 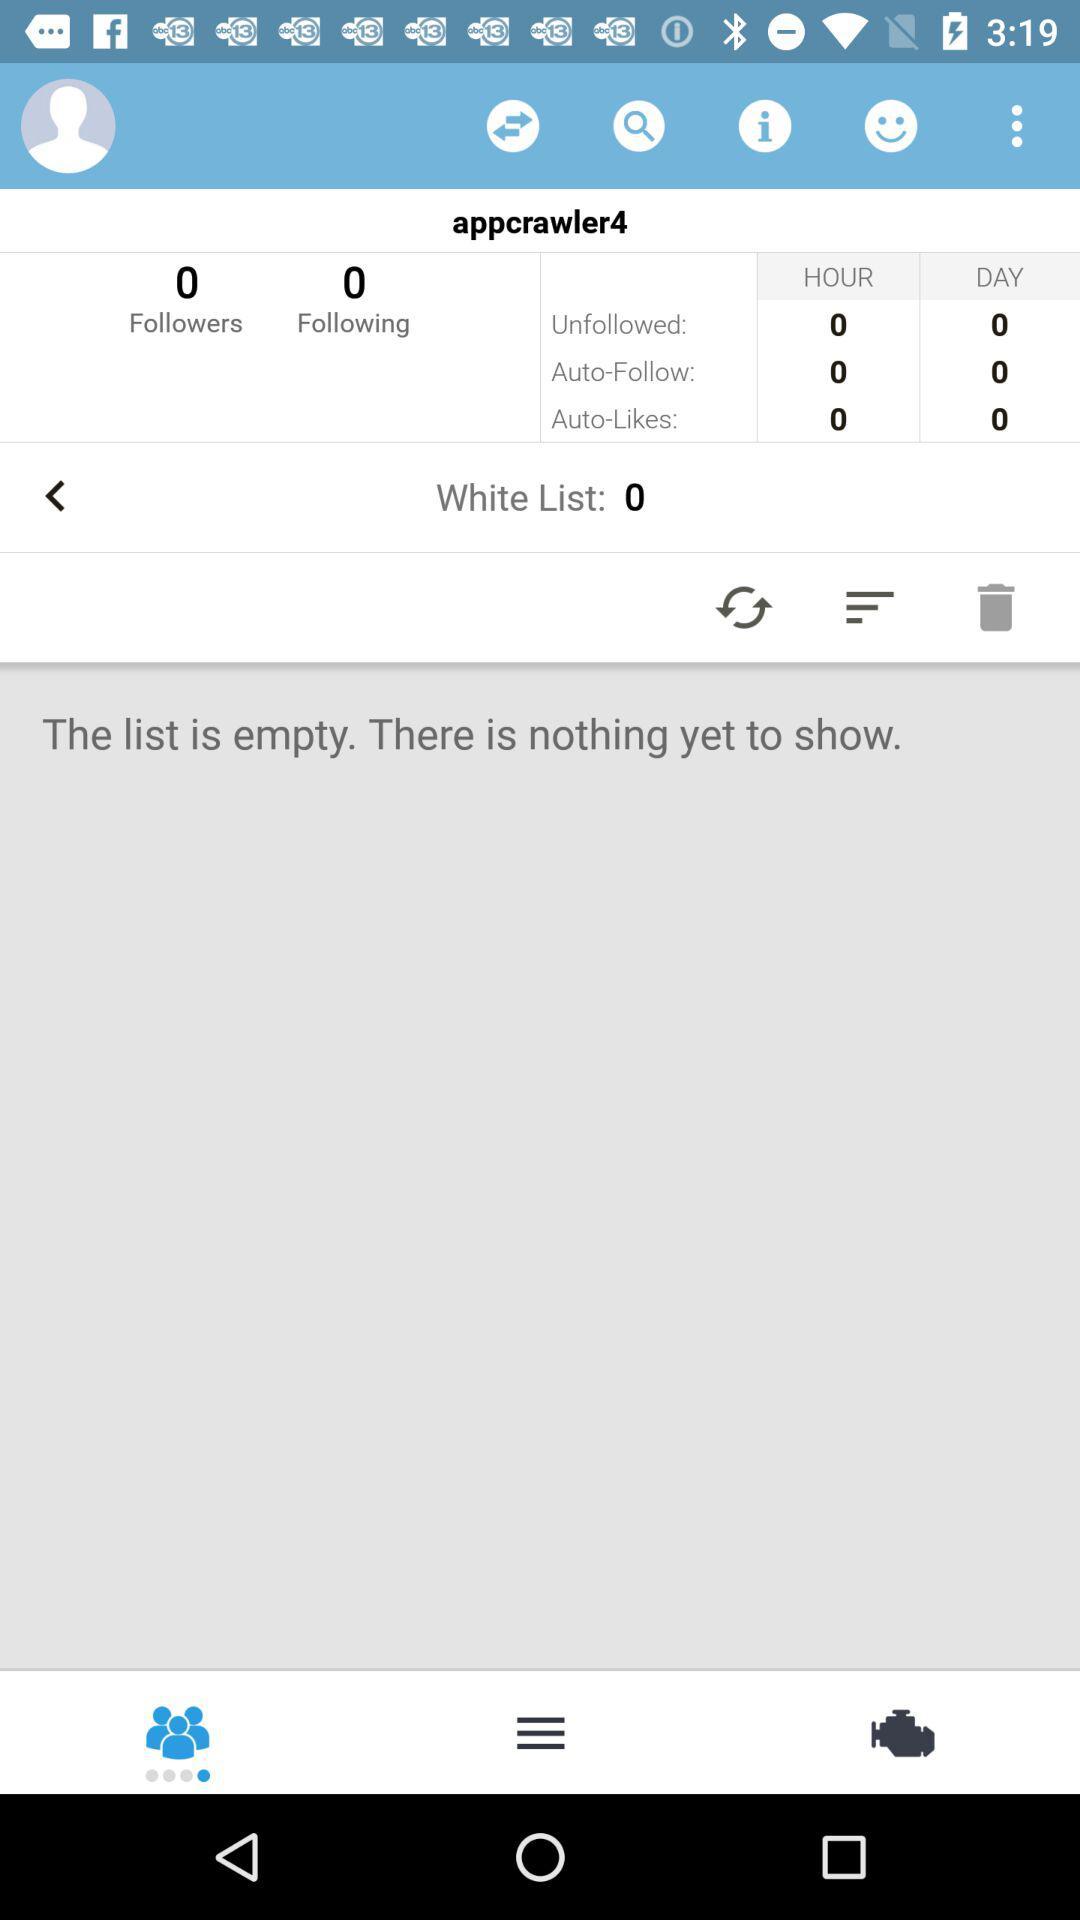 I want to click on the more icon, so click(x=540, y=1730).